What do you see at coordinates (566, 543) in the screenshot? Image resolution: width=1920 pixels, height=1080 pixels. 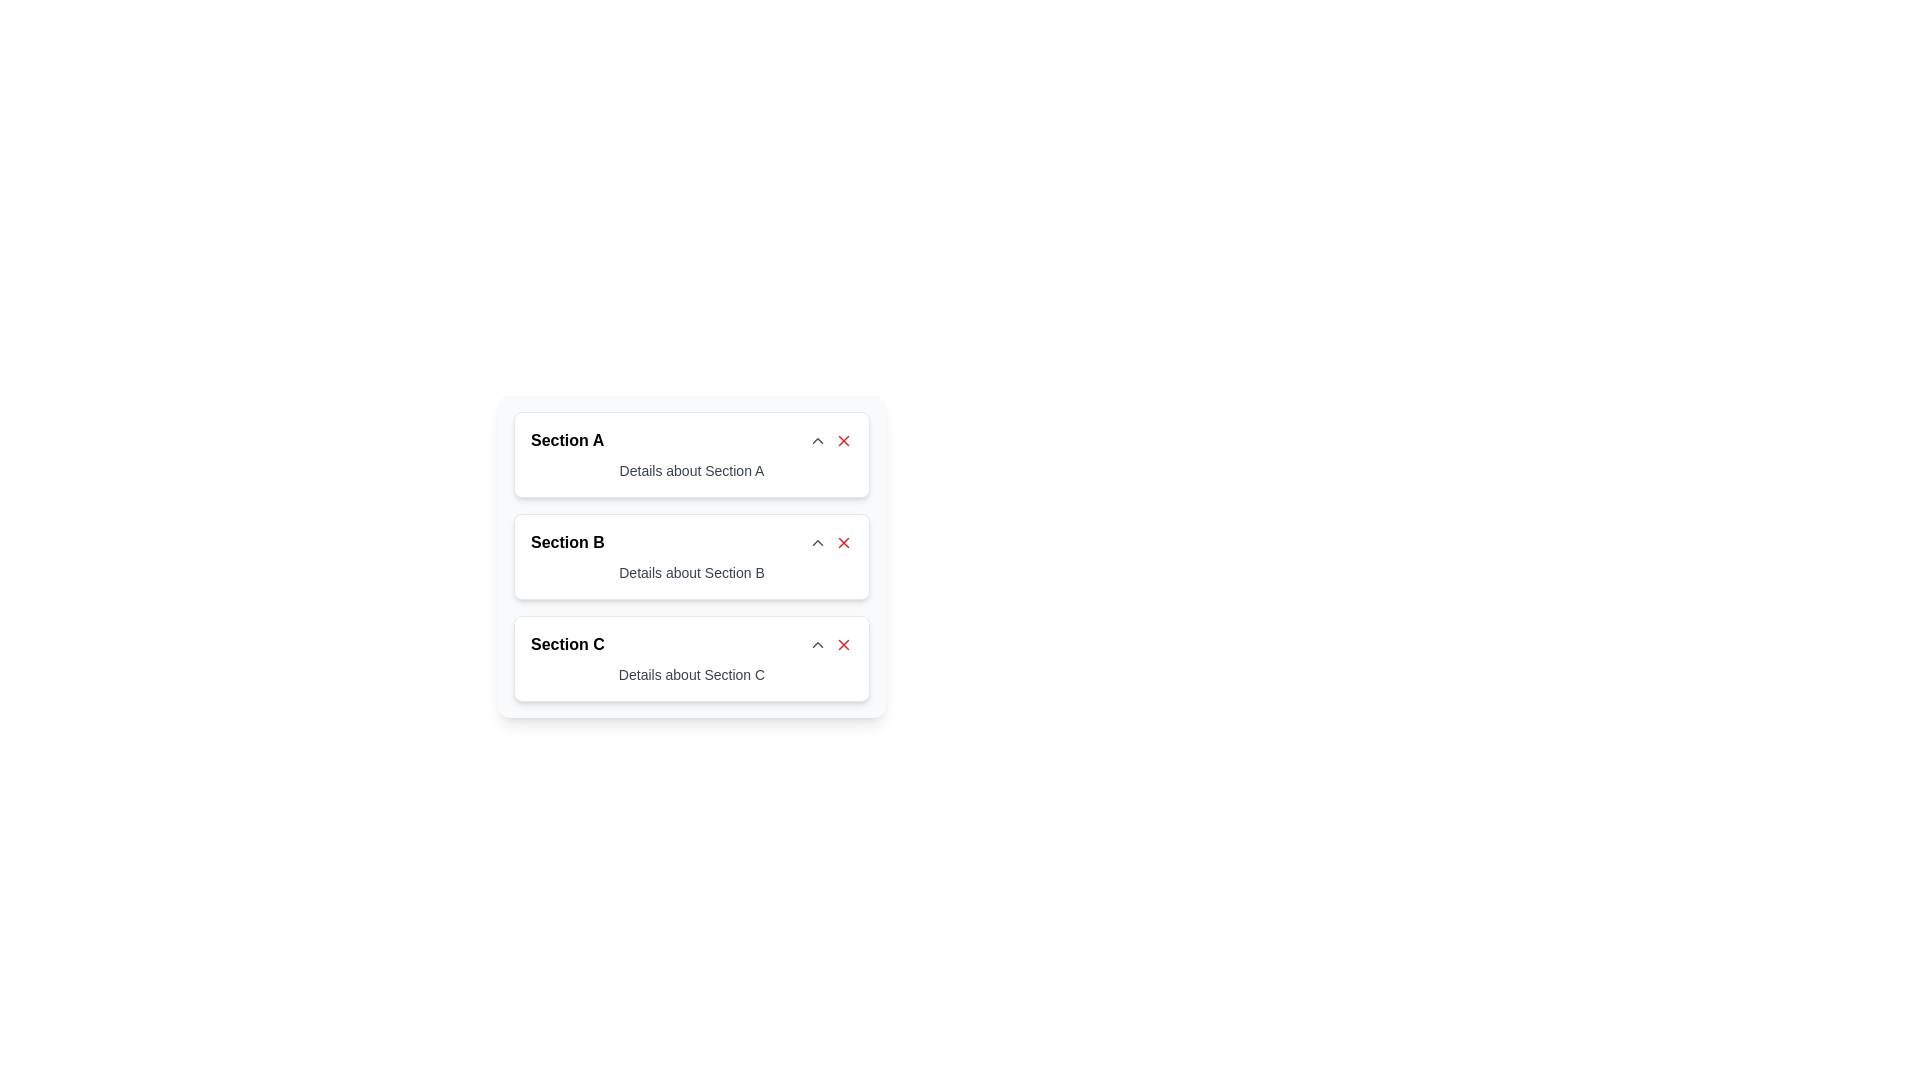 I see `the header text element that identifies the section's content, located between 'Section A' and 'Section C'` at bounding box center [566, 543].